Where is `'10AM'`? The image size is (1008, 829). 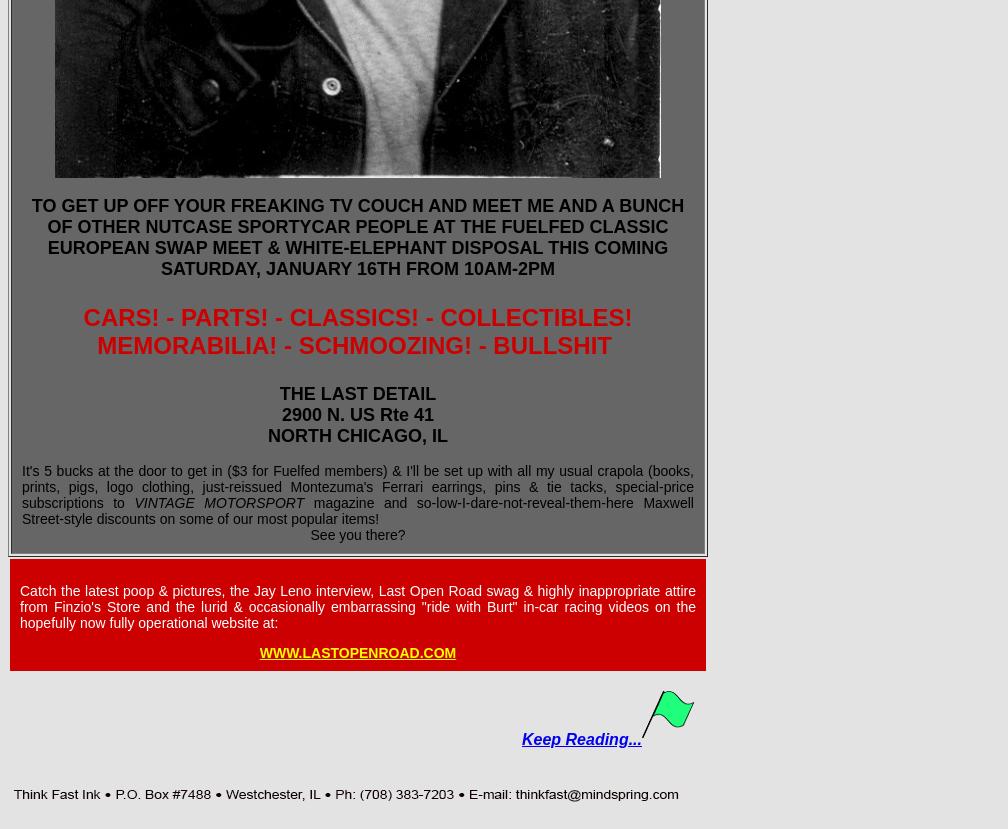
'10AM' is located at coordinates (487, 268).